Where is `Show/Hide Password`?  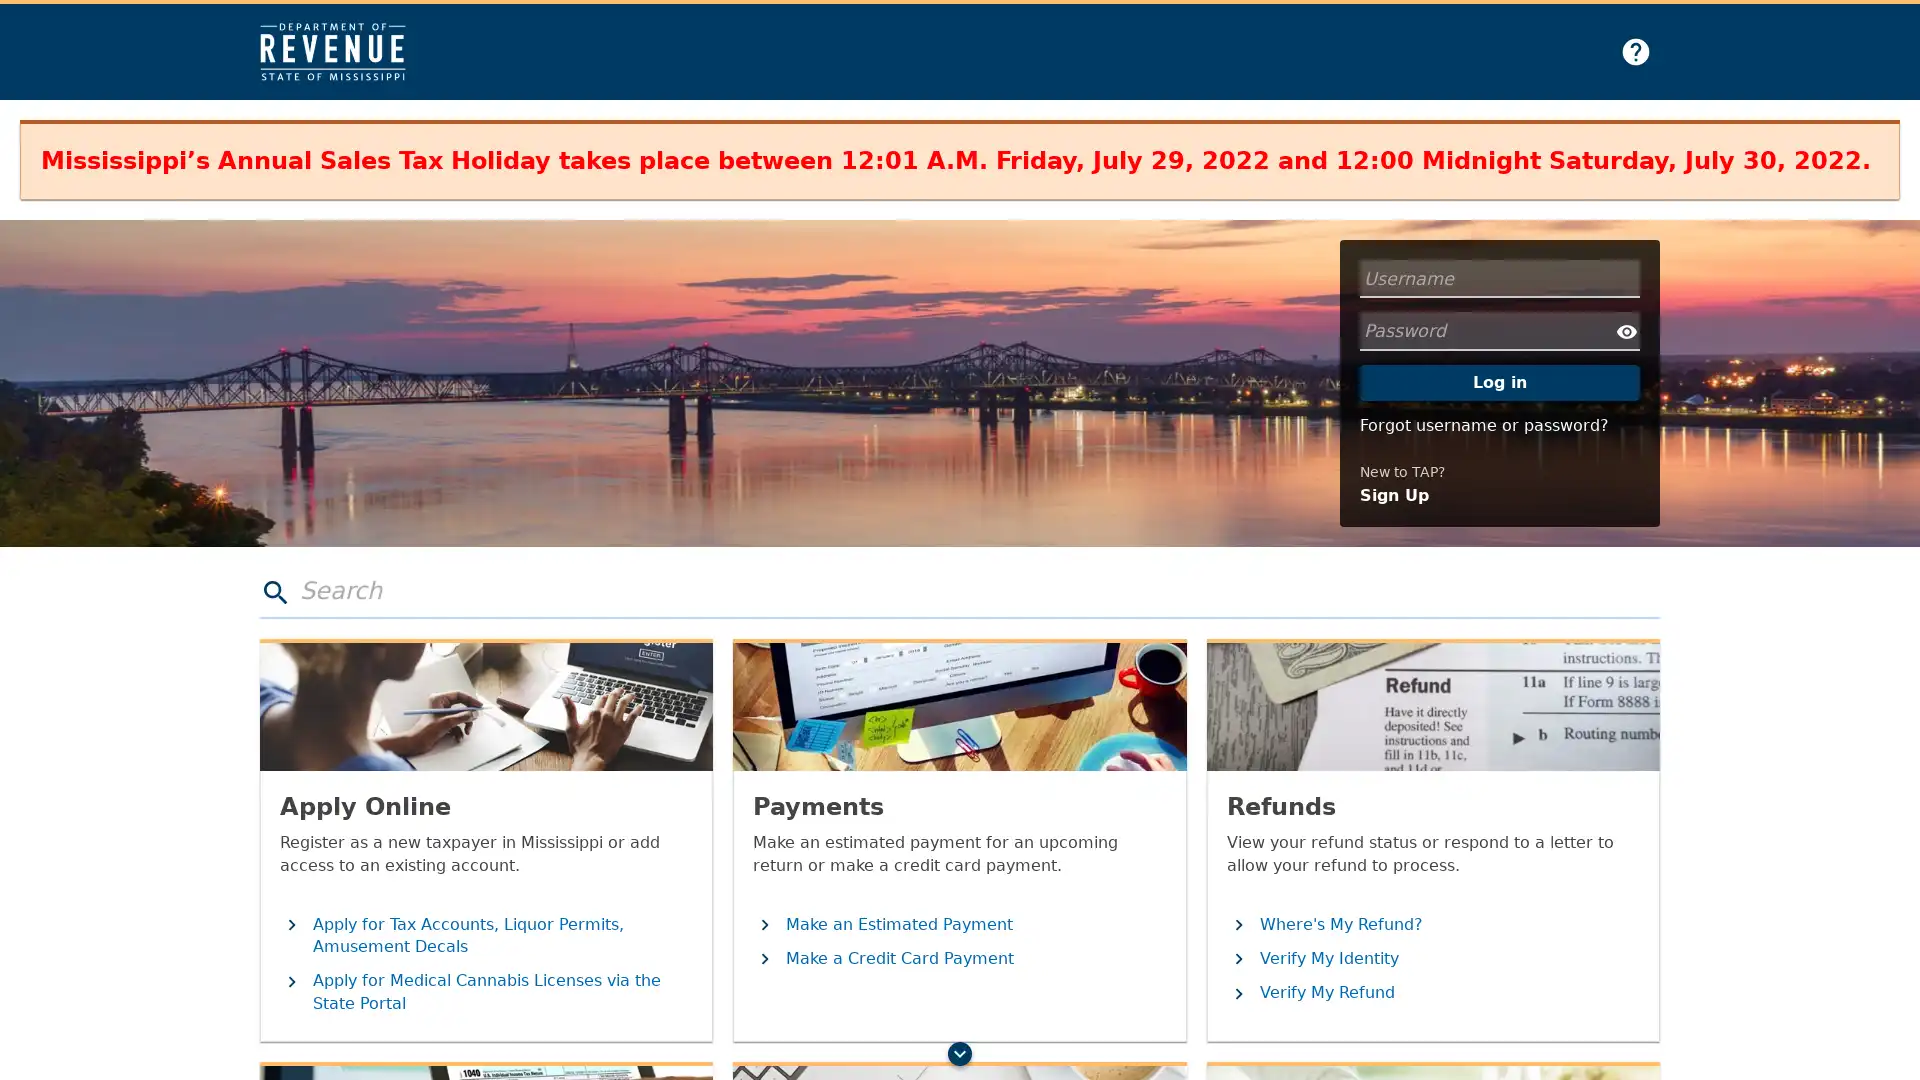 Show/Hide Password is located at coordinates (1627, 330).